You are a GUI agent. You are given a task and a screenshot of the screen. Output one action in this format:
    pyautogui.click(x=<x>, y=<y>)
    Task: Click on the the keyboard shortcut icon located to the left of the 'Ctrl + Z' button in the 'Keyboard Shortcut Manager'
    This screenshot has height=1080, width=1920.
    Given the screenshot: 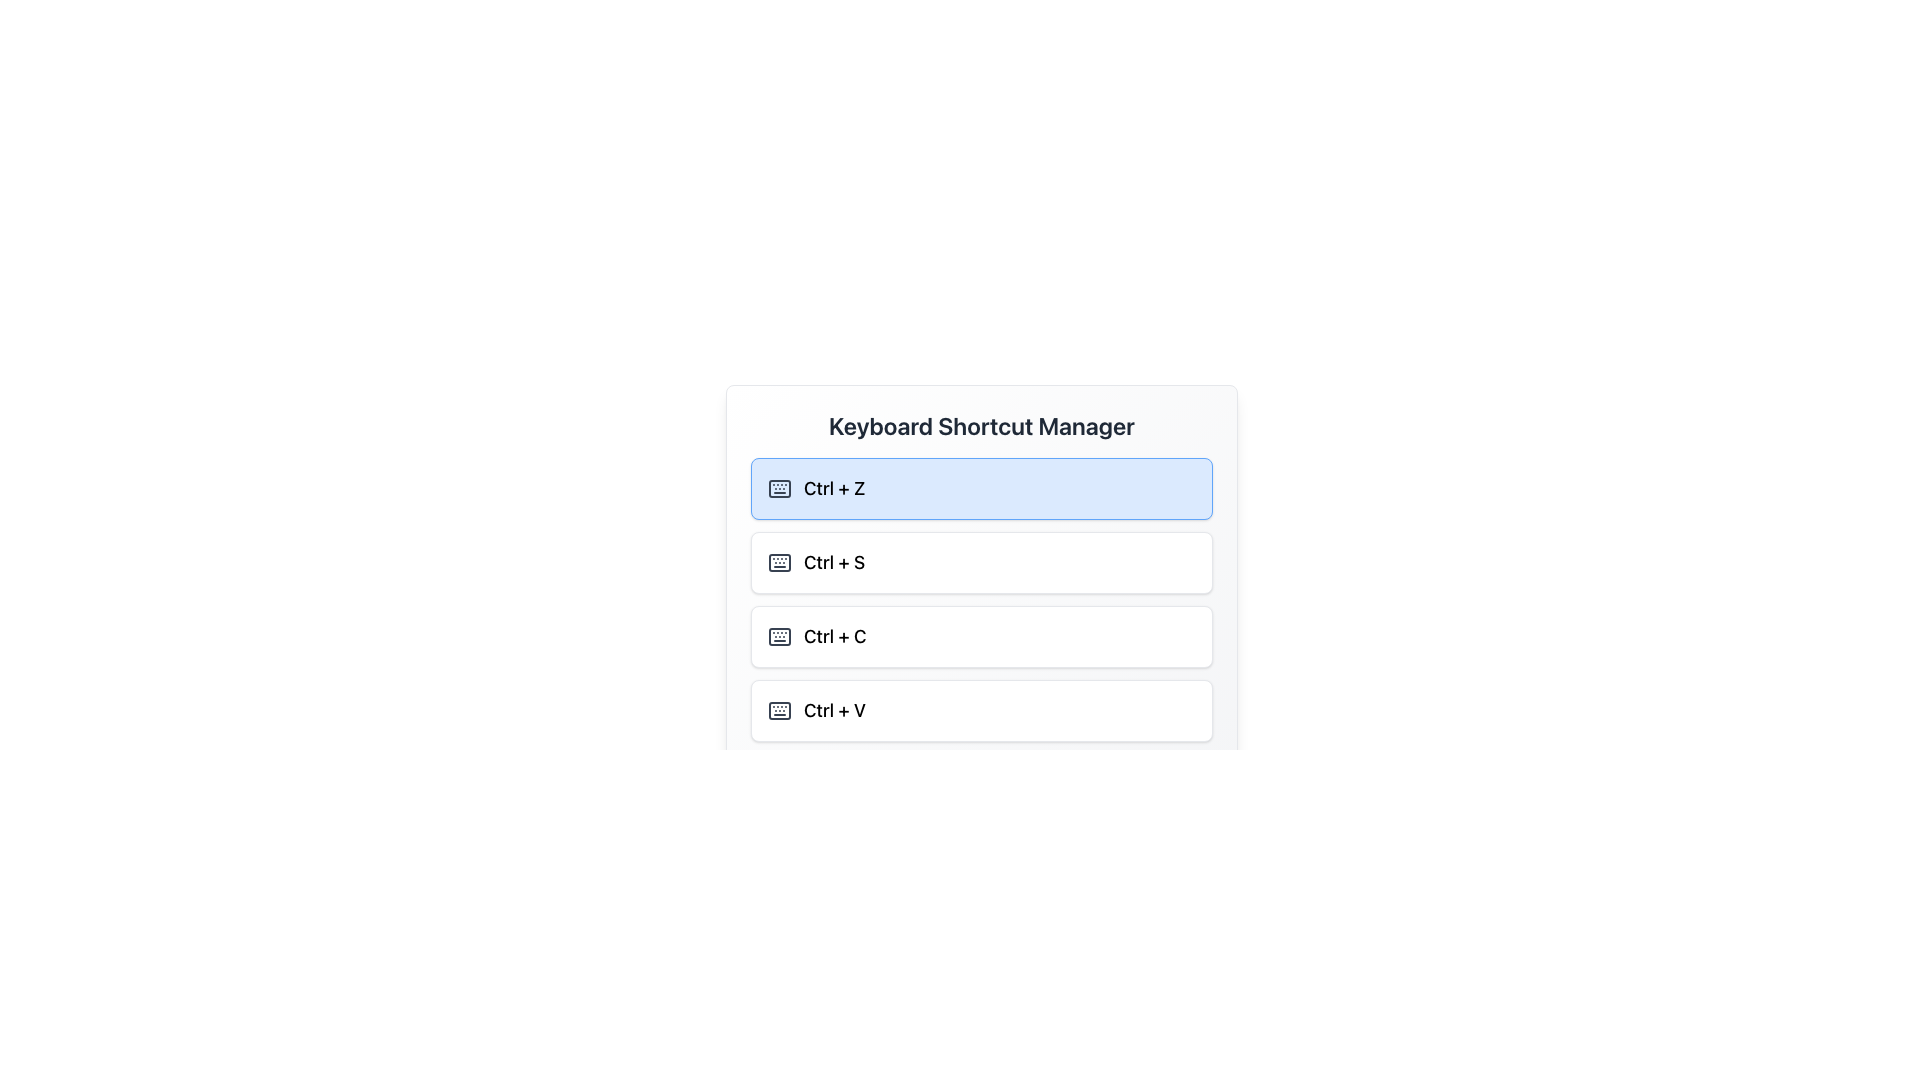 What is the action you would take?
    pyautogui.click(x=778, y=489)
    